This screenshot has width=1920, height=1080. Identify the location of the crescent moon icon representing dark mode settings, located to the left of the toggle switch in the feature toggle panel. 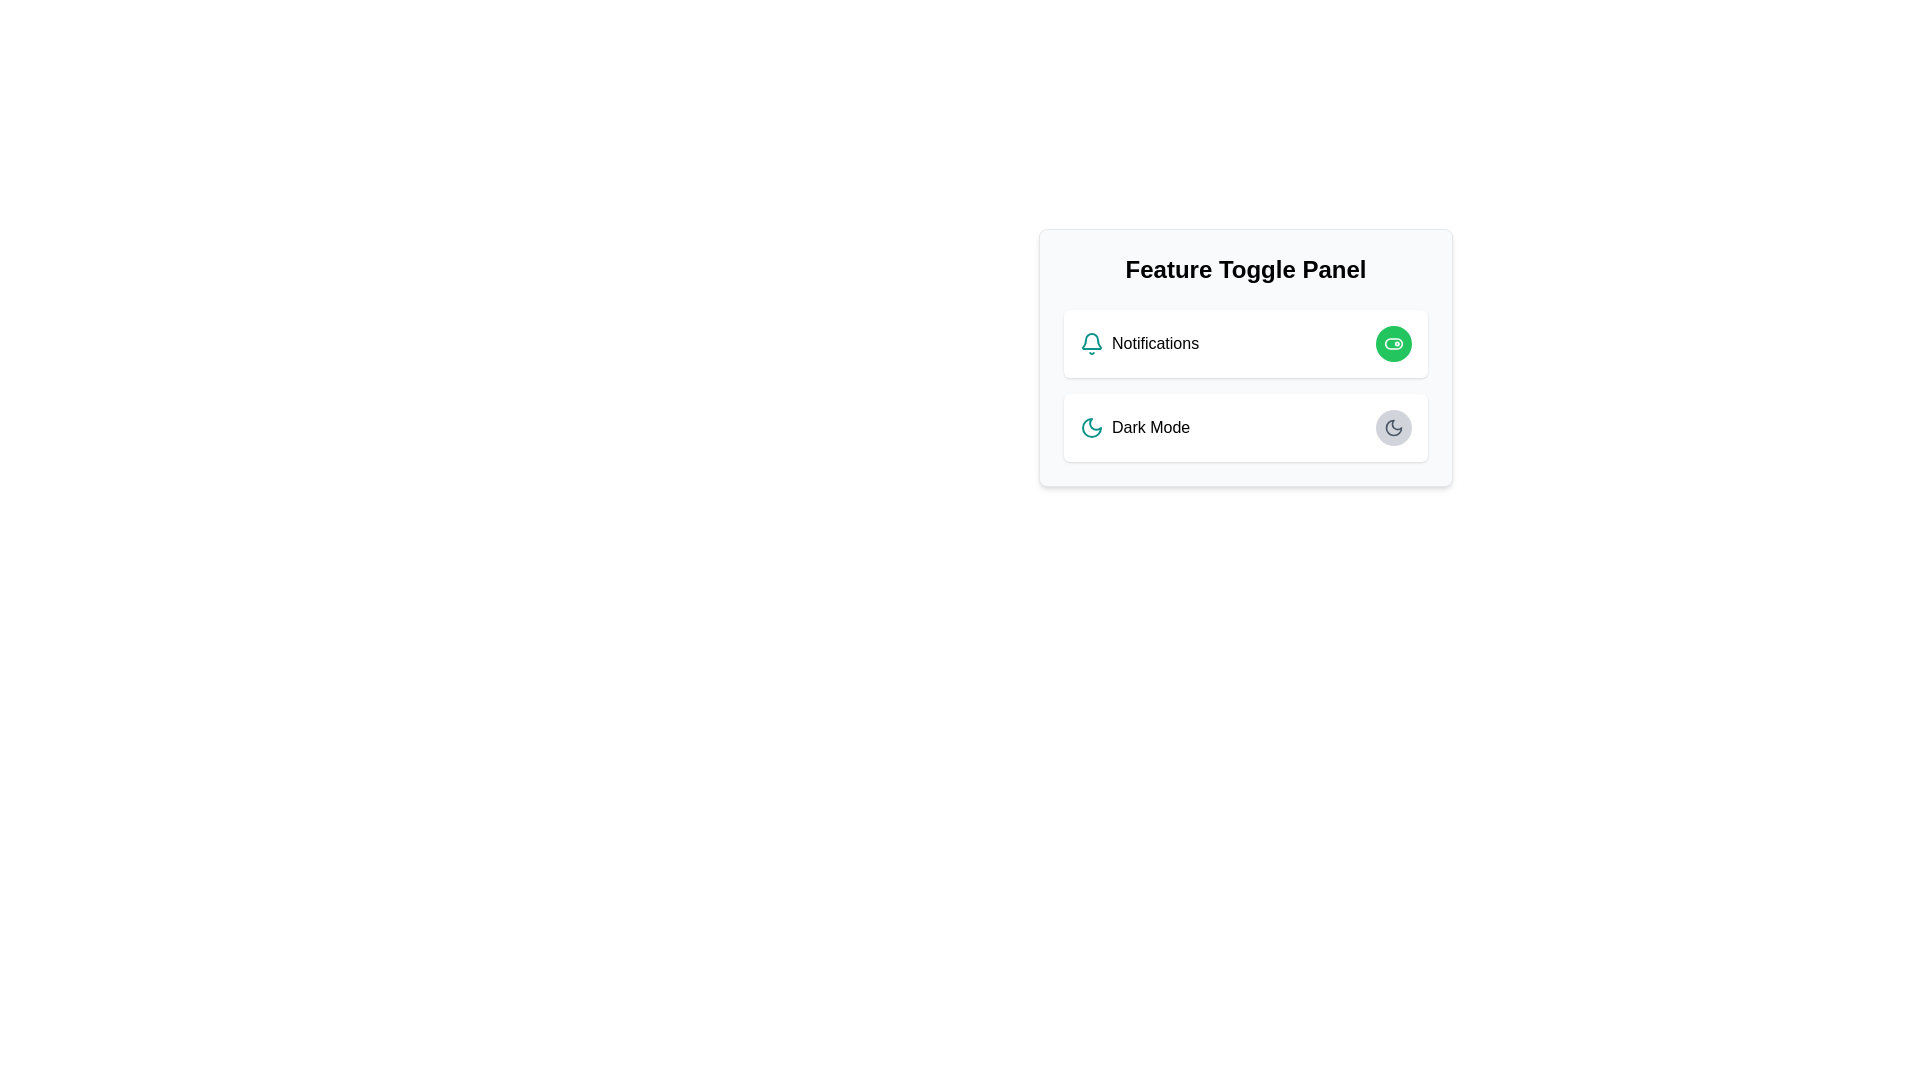
(1392, 427).